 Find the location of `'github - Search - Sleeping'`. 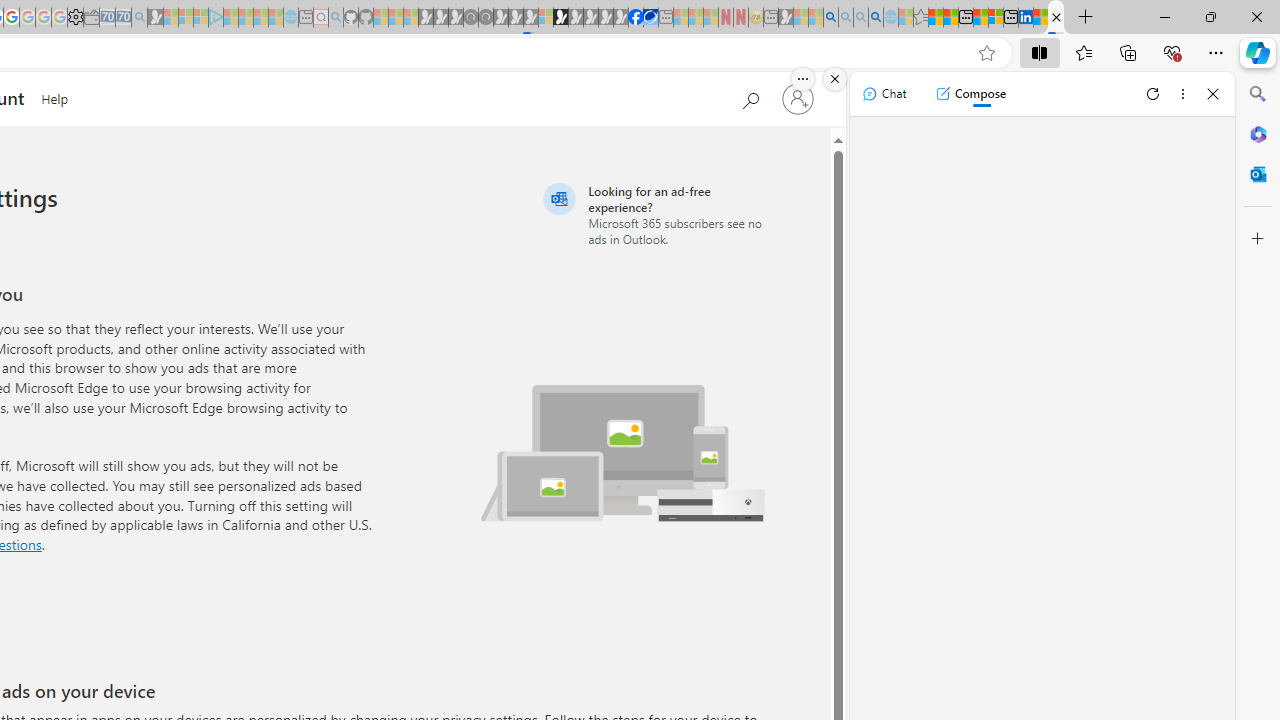

'github - Search - Sleeping' is located at coordinates (336, 17).